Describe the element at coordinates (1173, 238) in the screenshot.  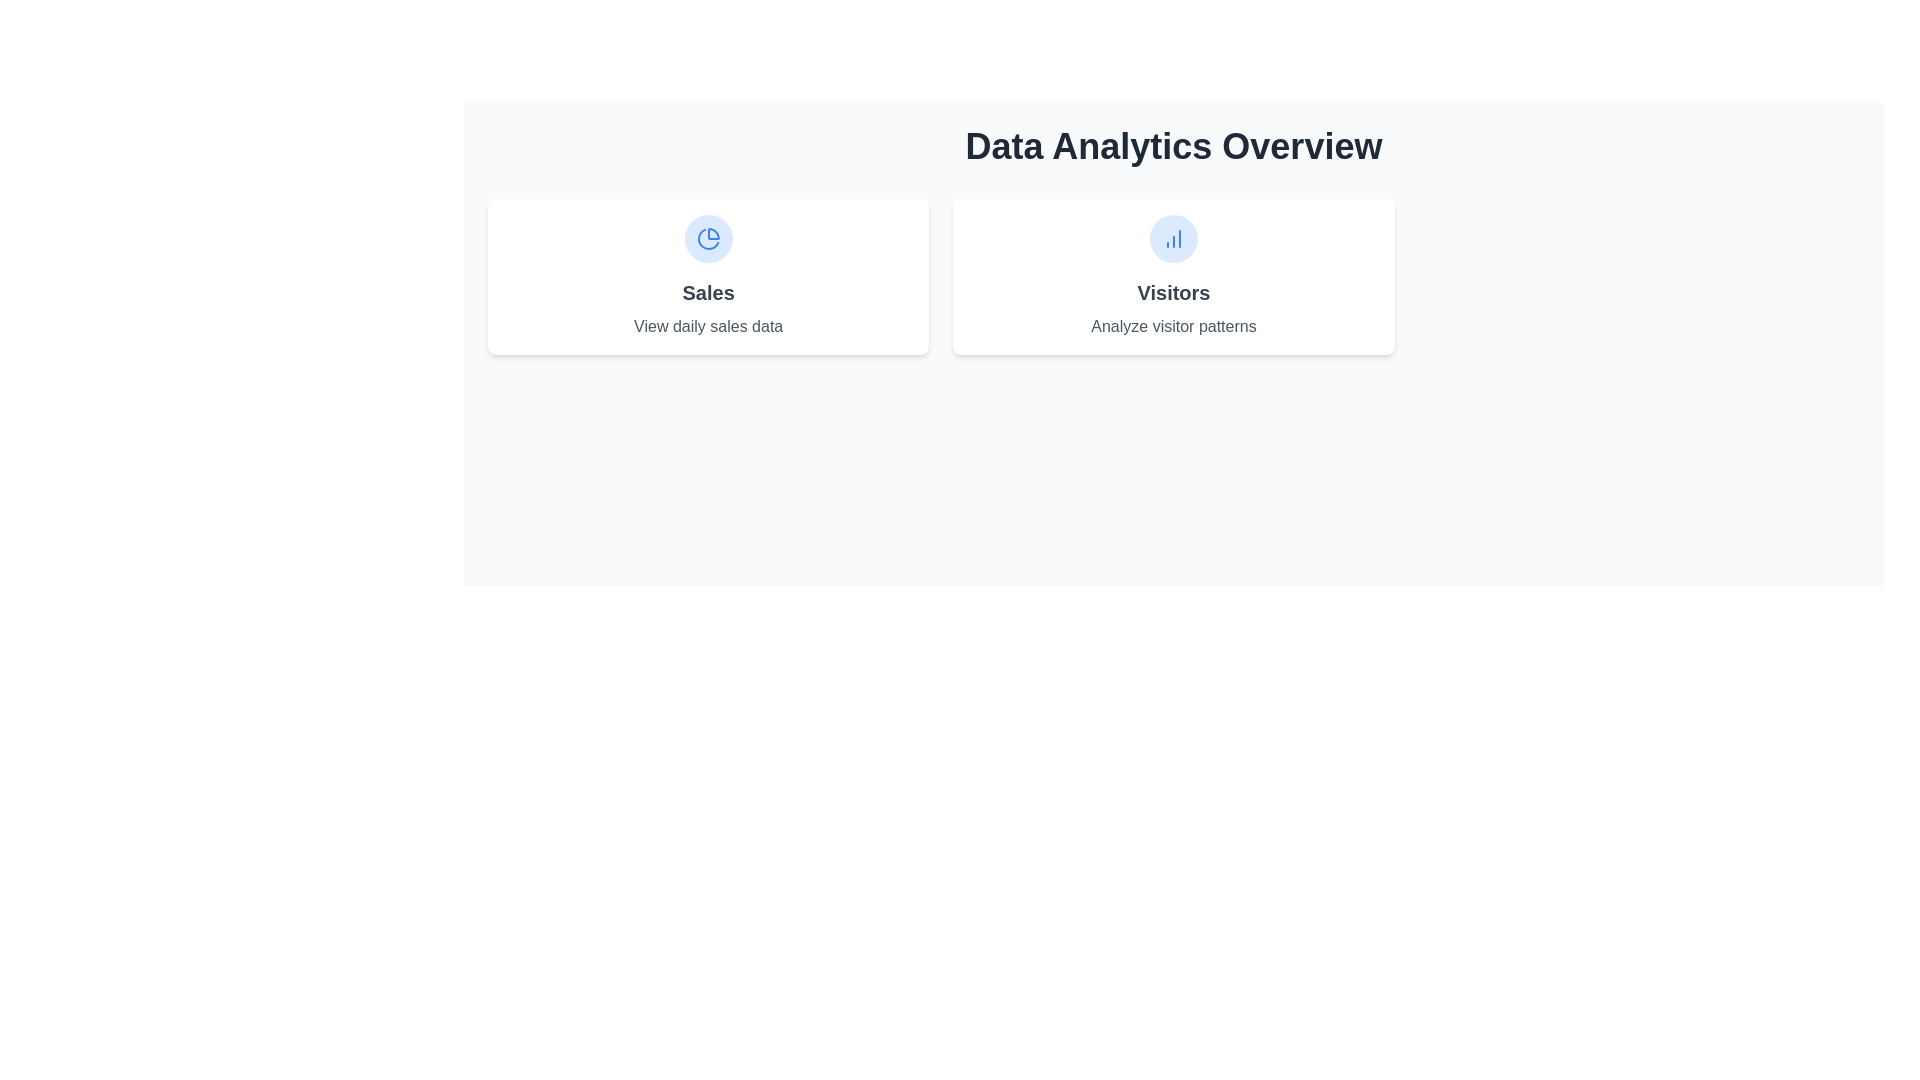
I see `Bar Chart Representation icon located in the header of the right card under the 'Data Analytics Overview' heading, positioned above the 'Visitors' label` at that location.